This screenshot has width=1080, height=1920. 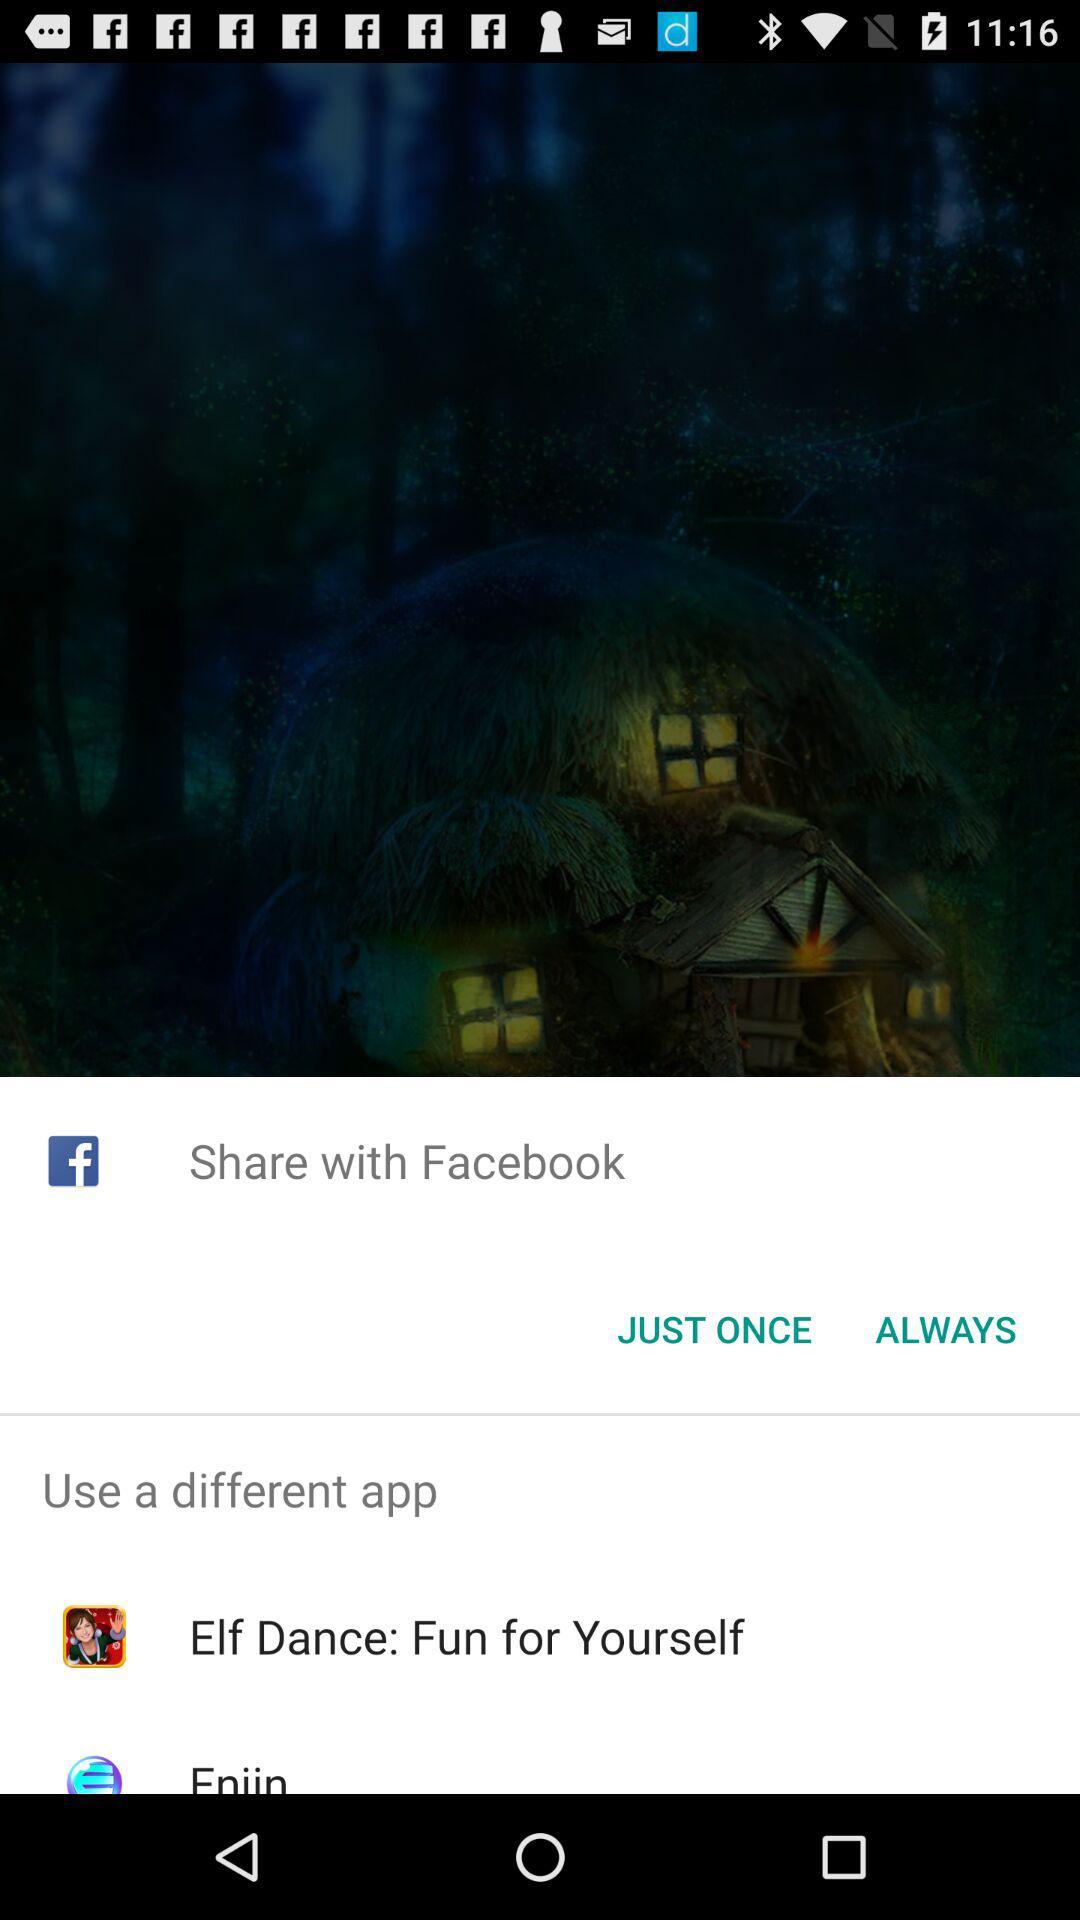 I want to click on the always button, so click(x=945, y=1329).